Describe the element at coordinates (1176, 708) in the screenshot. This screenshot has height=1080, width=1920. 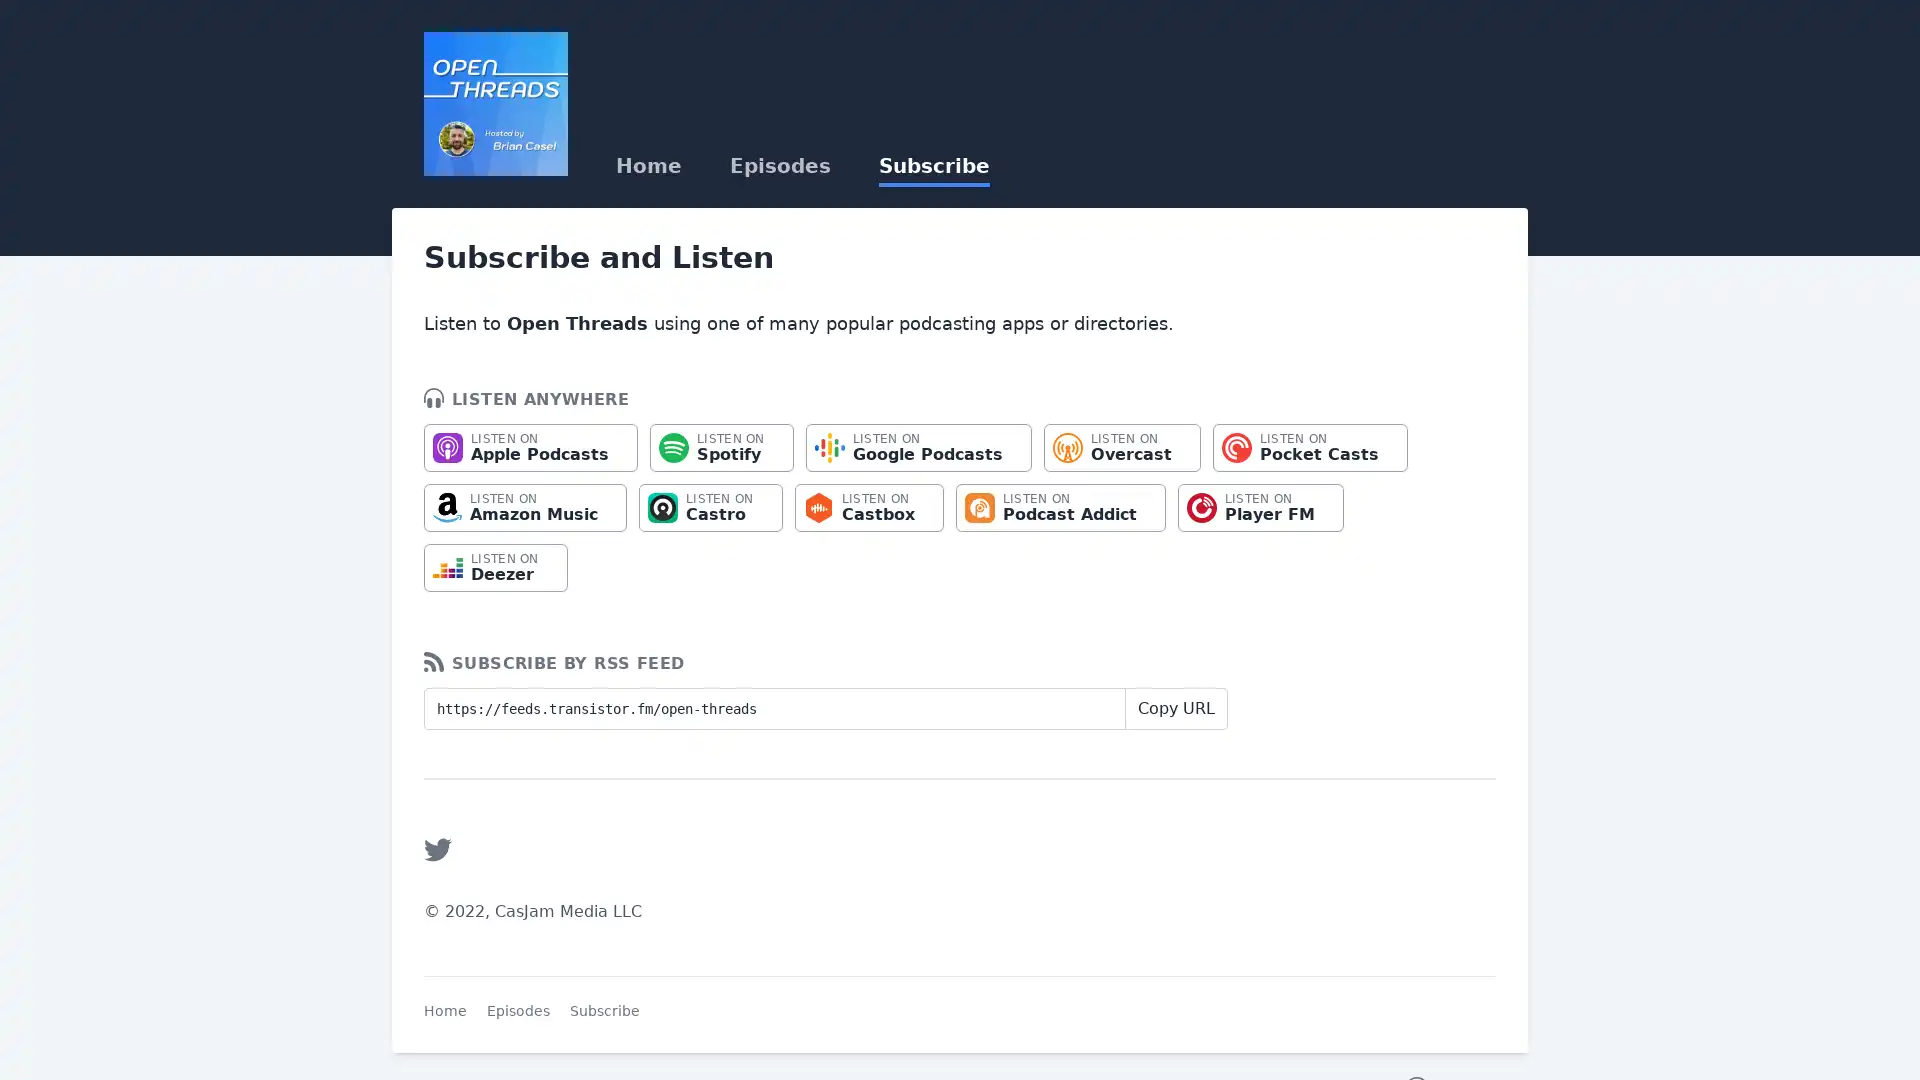
I see `Copy URL` at that location.